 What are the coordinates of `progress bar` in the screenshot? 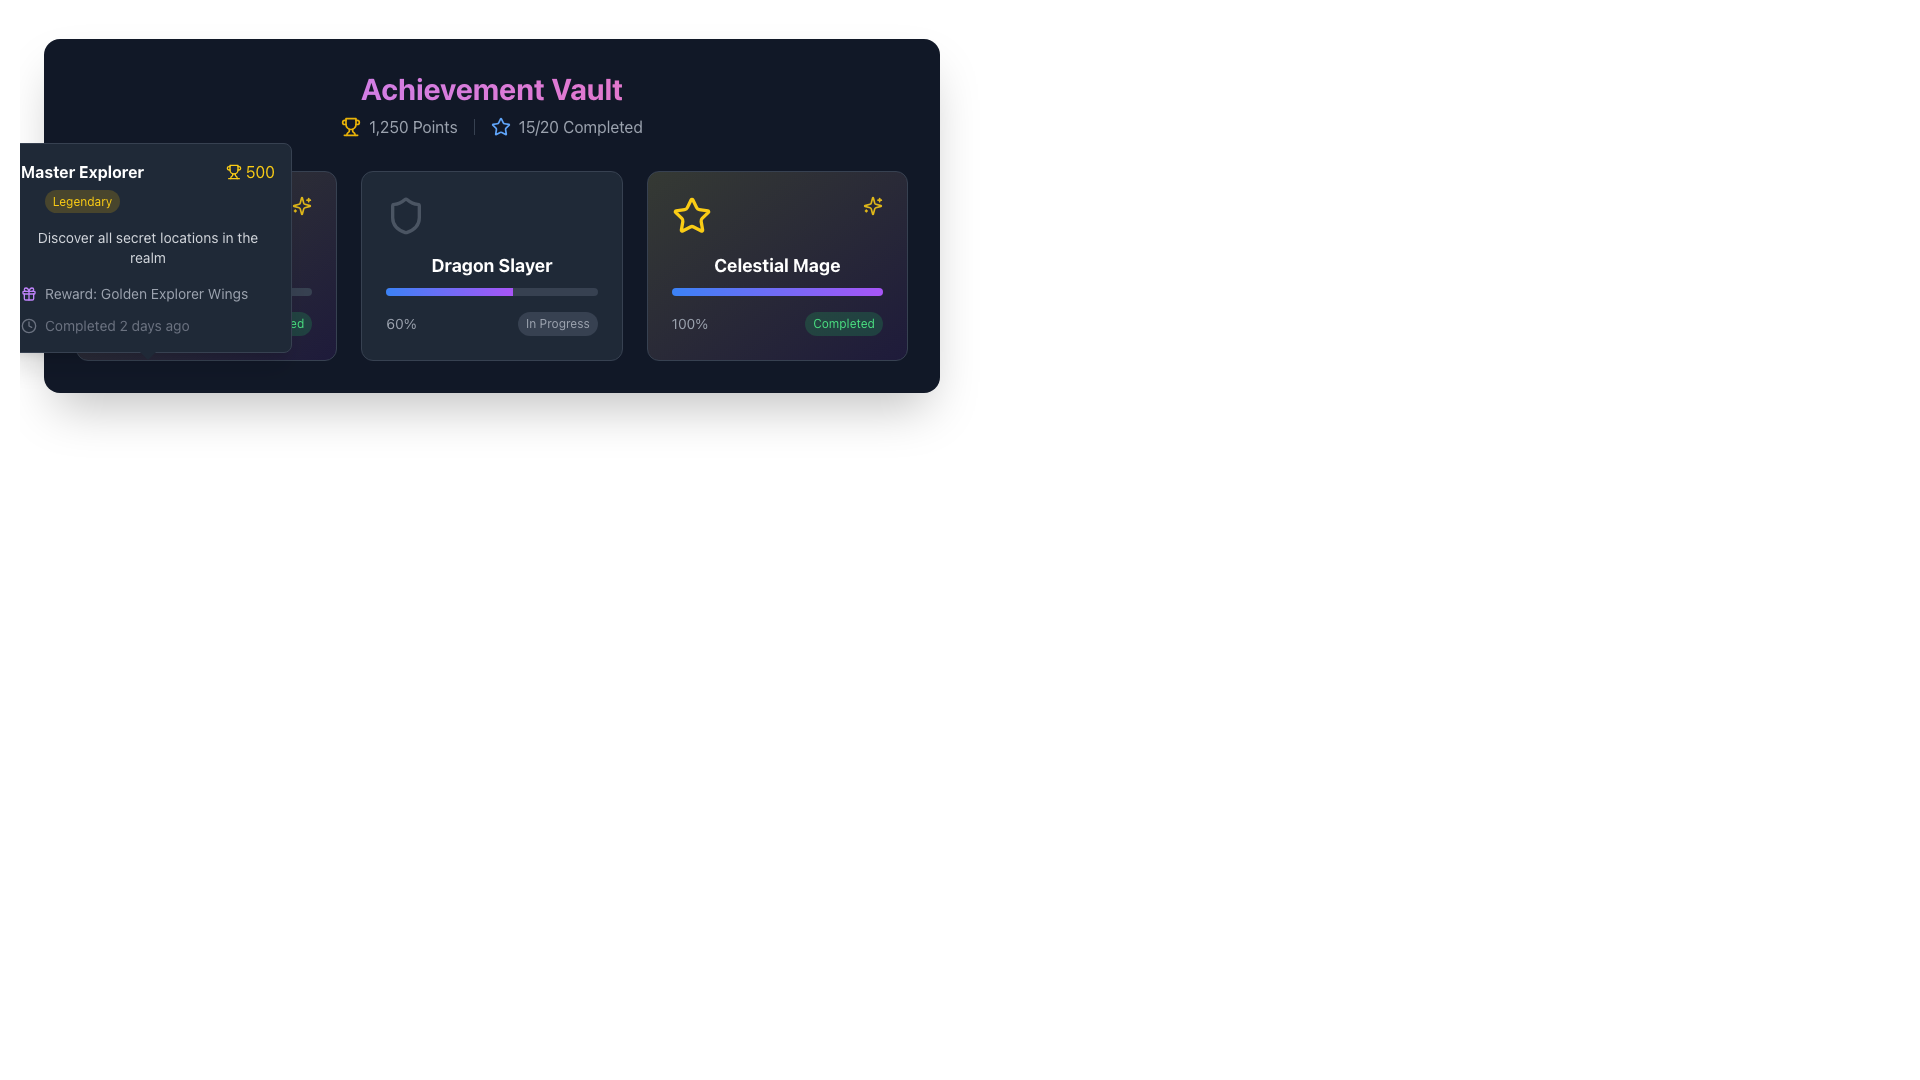 It's located at (424, 292).